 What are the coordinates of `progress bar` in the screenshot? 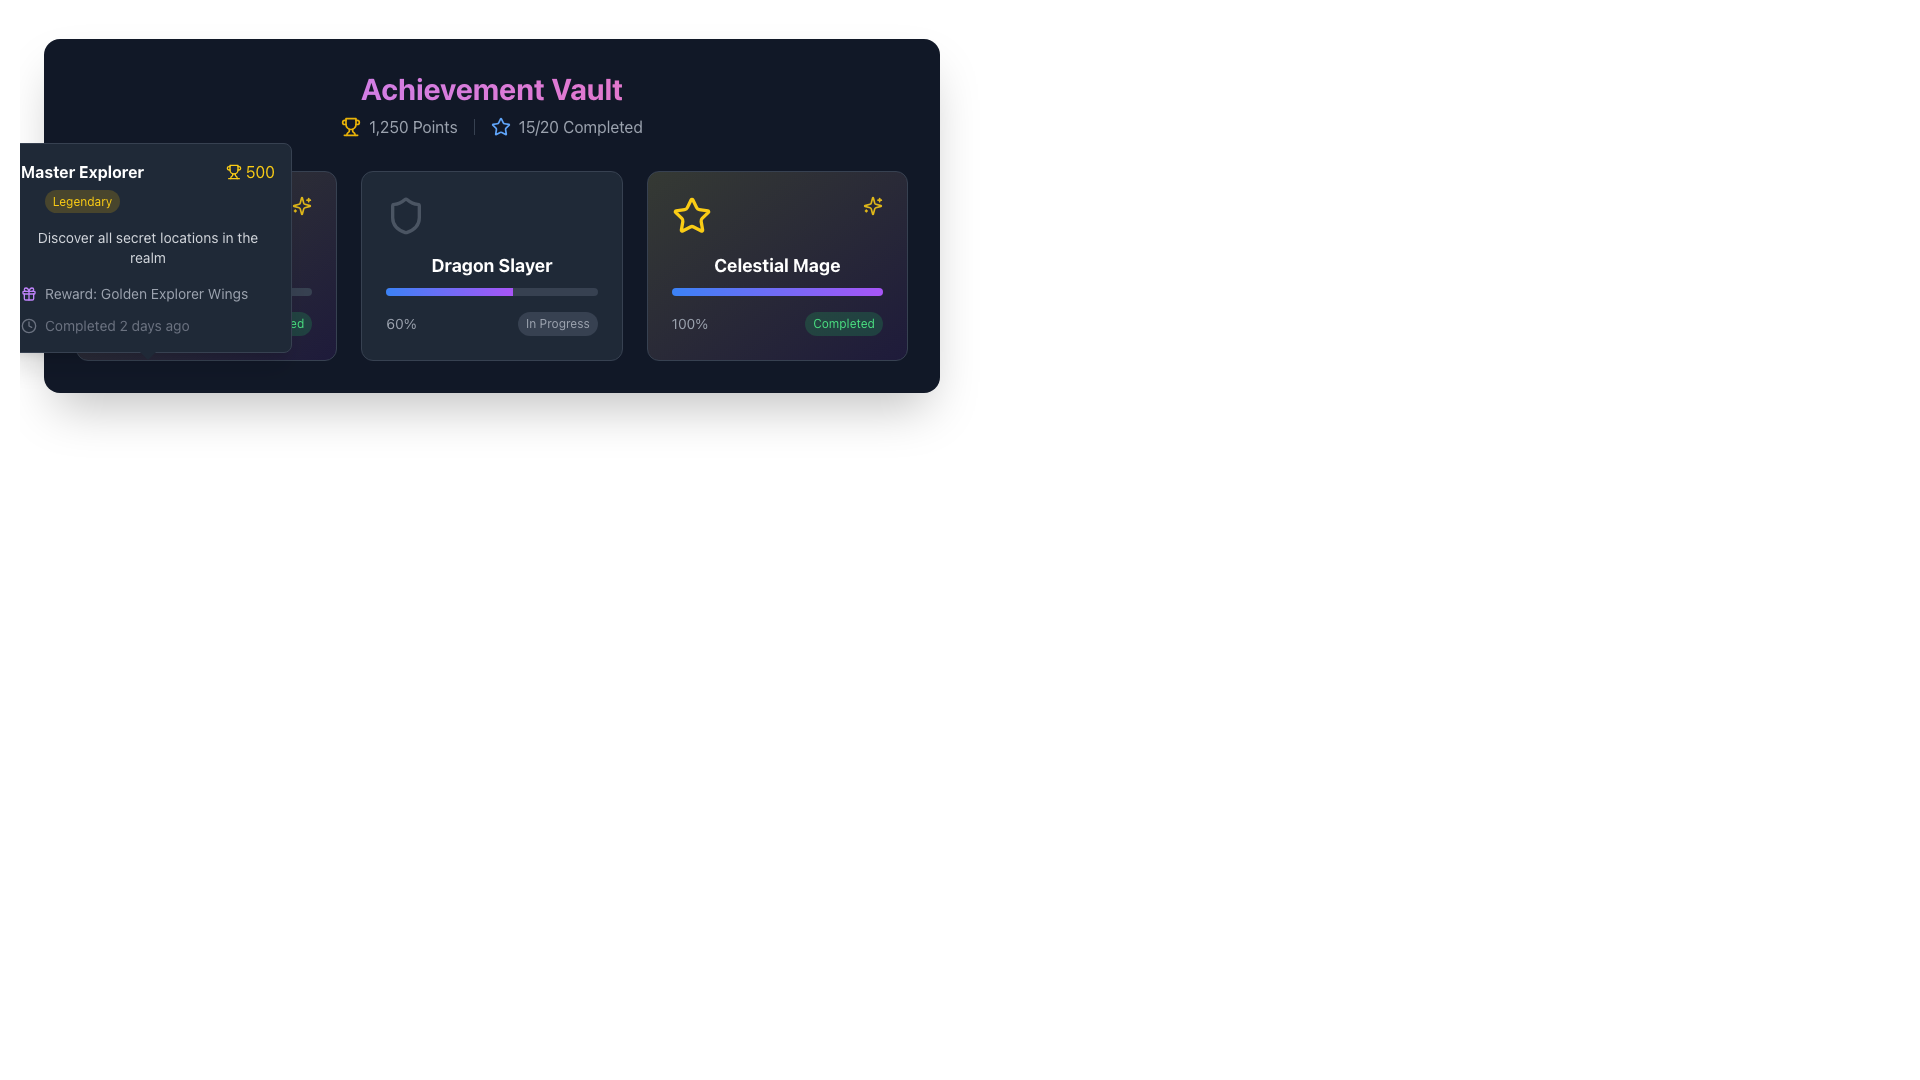 It's located at (424, 292).